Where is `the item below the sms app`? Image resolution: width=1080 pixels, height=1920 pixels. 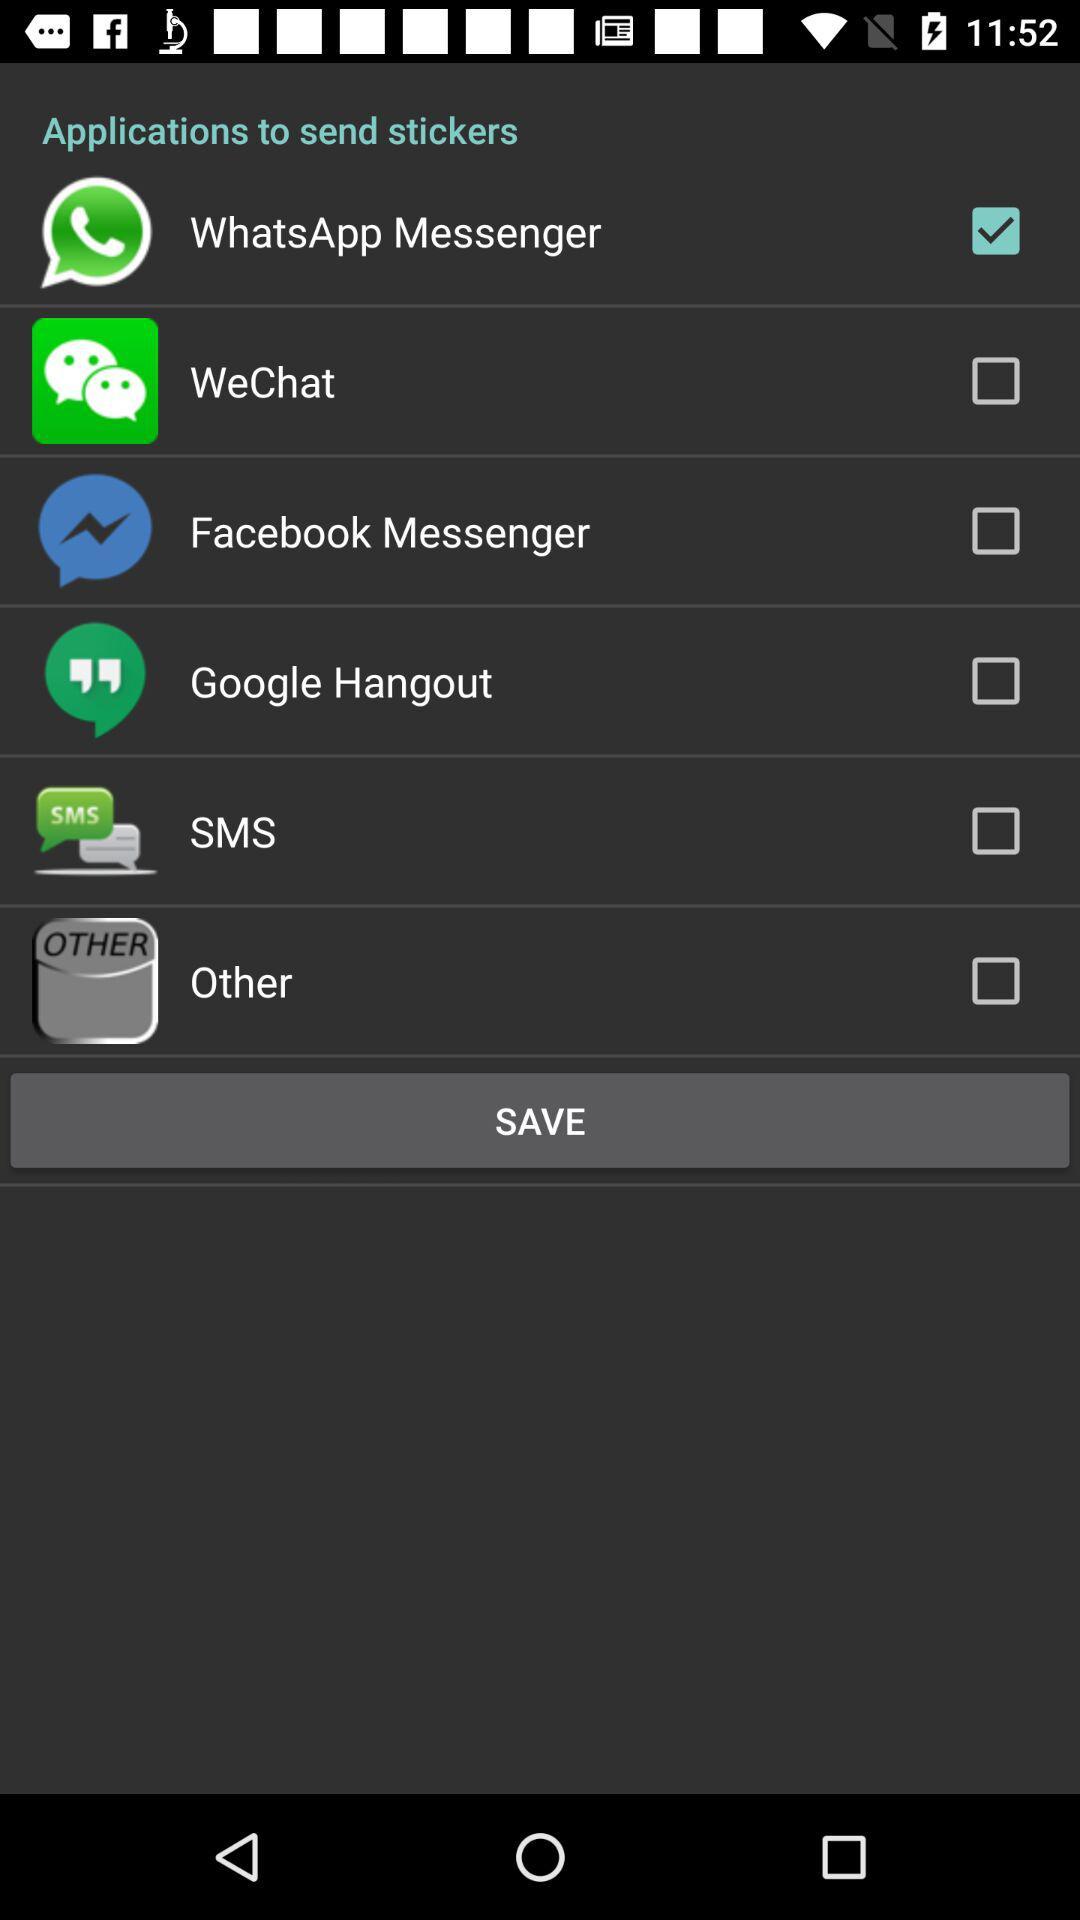 the item below the sms app is located at coordinates (240, 980).